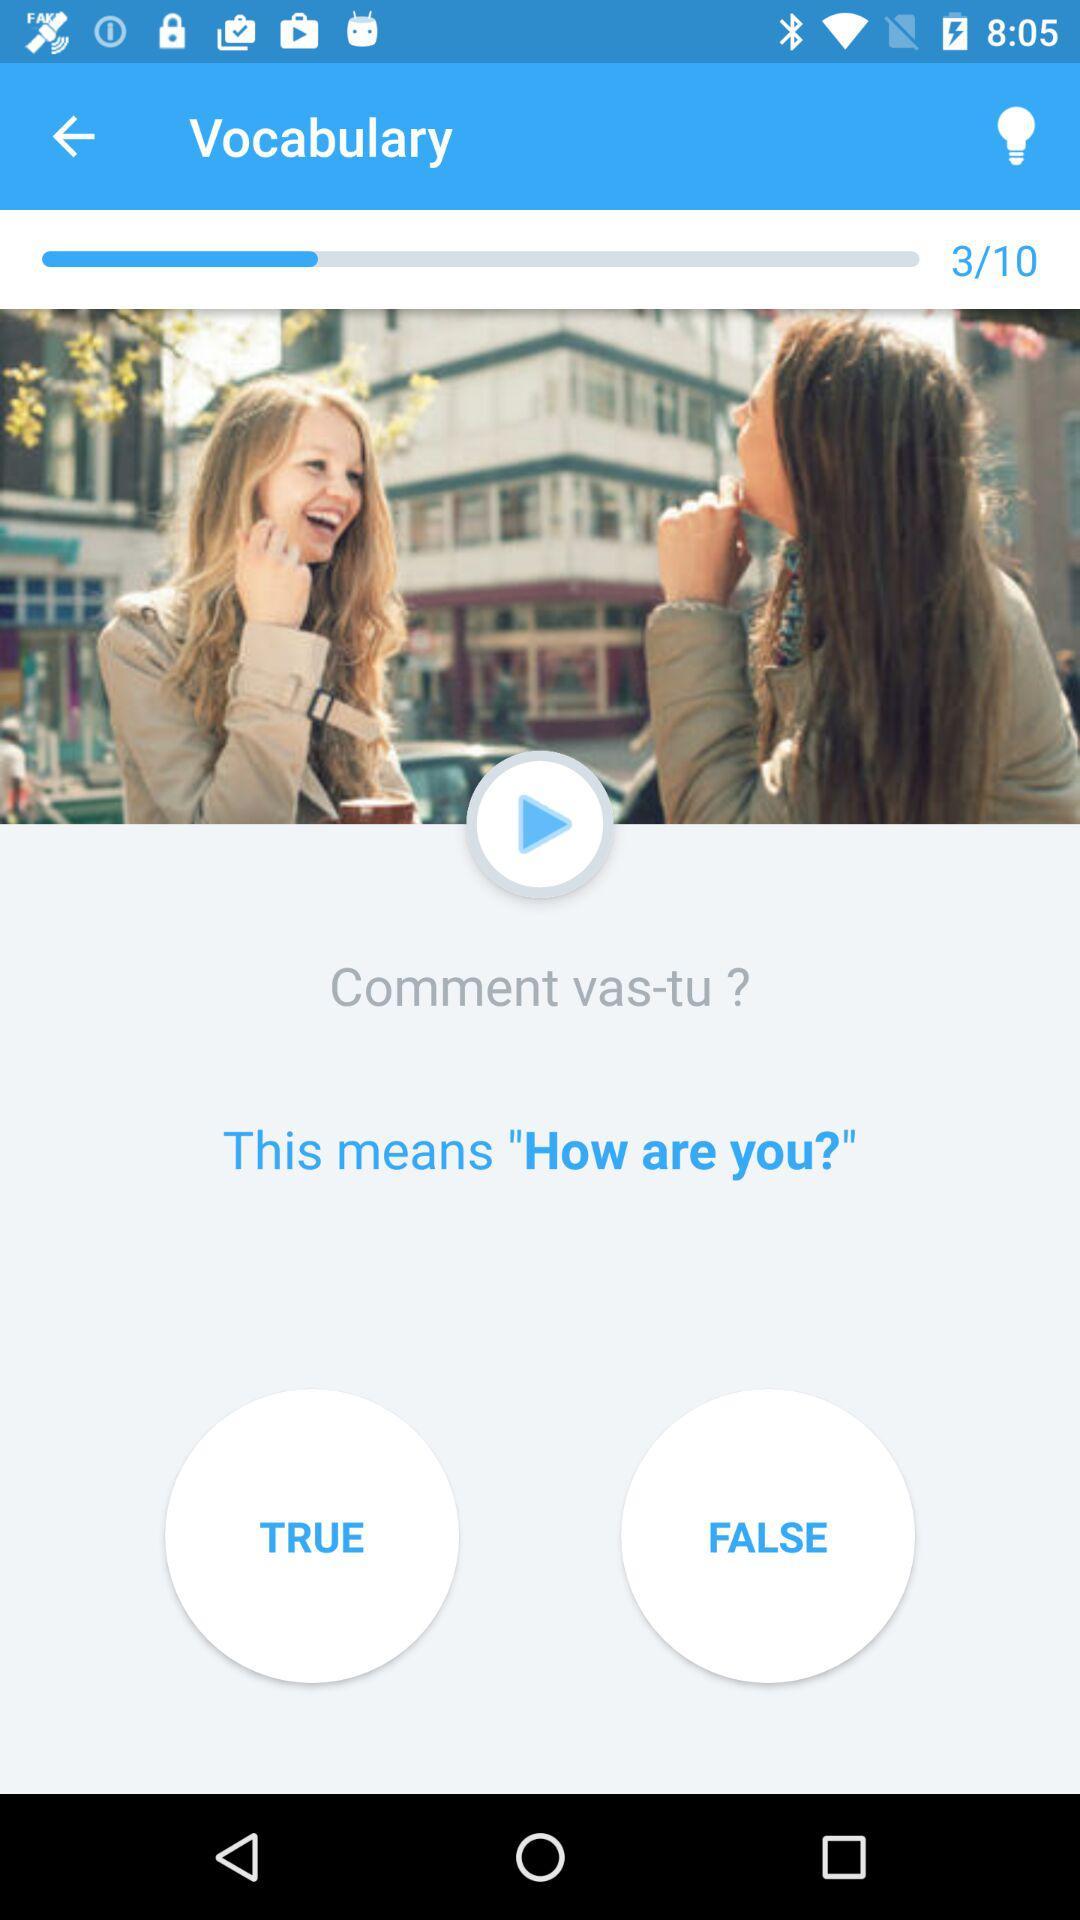 The height and width of the screenshot is (1920, 1080). What do you see at coordinates (545, 824) in the screenshot?
I see `the video button below the image` at bounding box center [545, 824].